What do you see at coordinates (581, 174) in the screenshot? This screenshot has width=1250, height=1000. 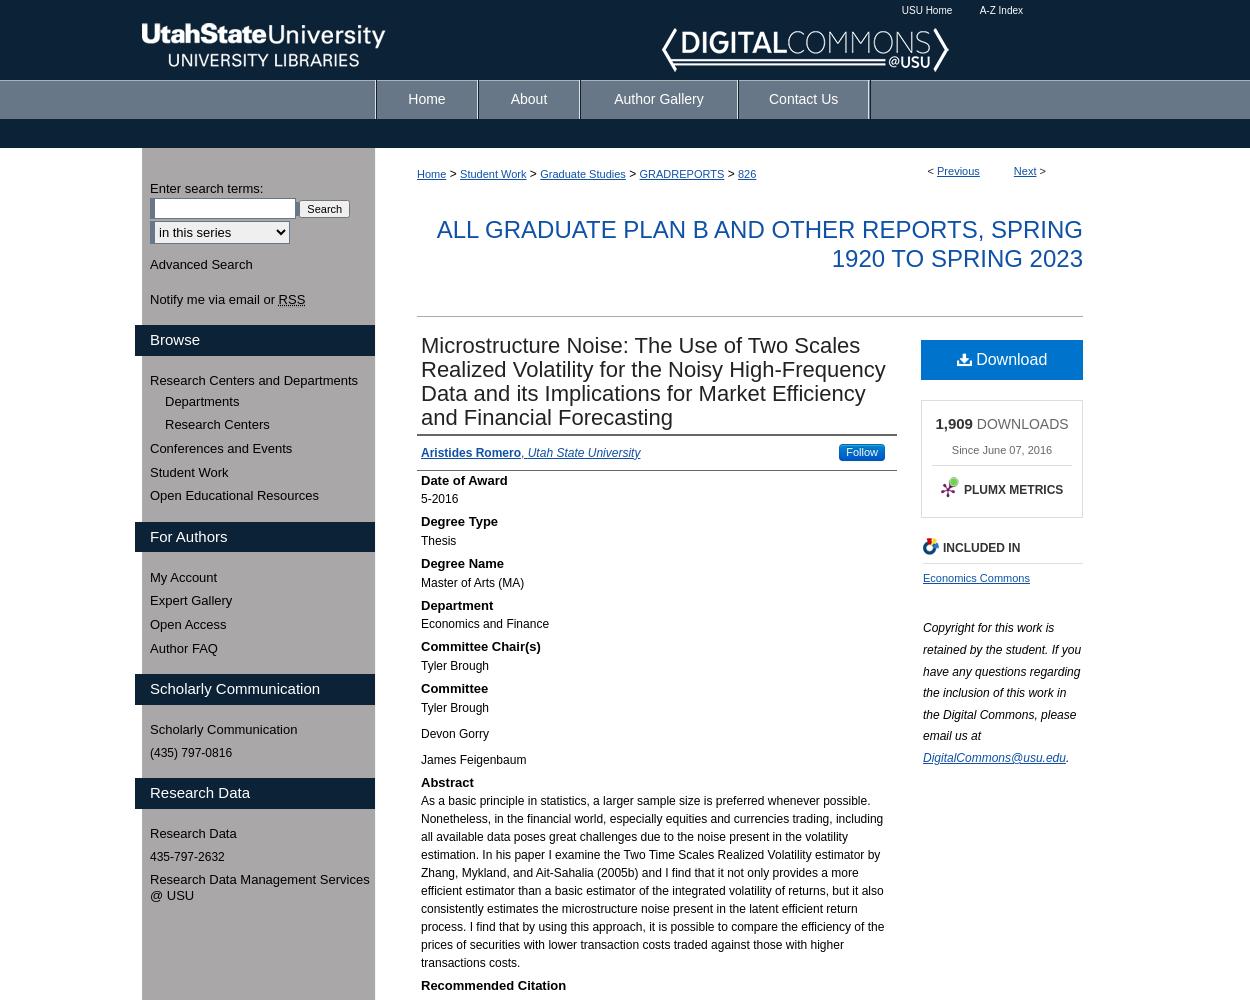 I see `'Graduate Studies'` at bounding box center [581, 174].